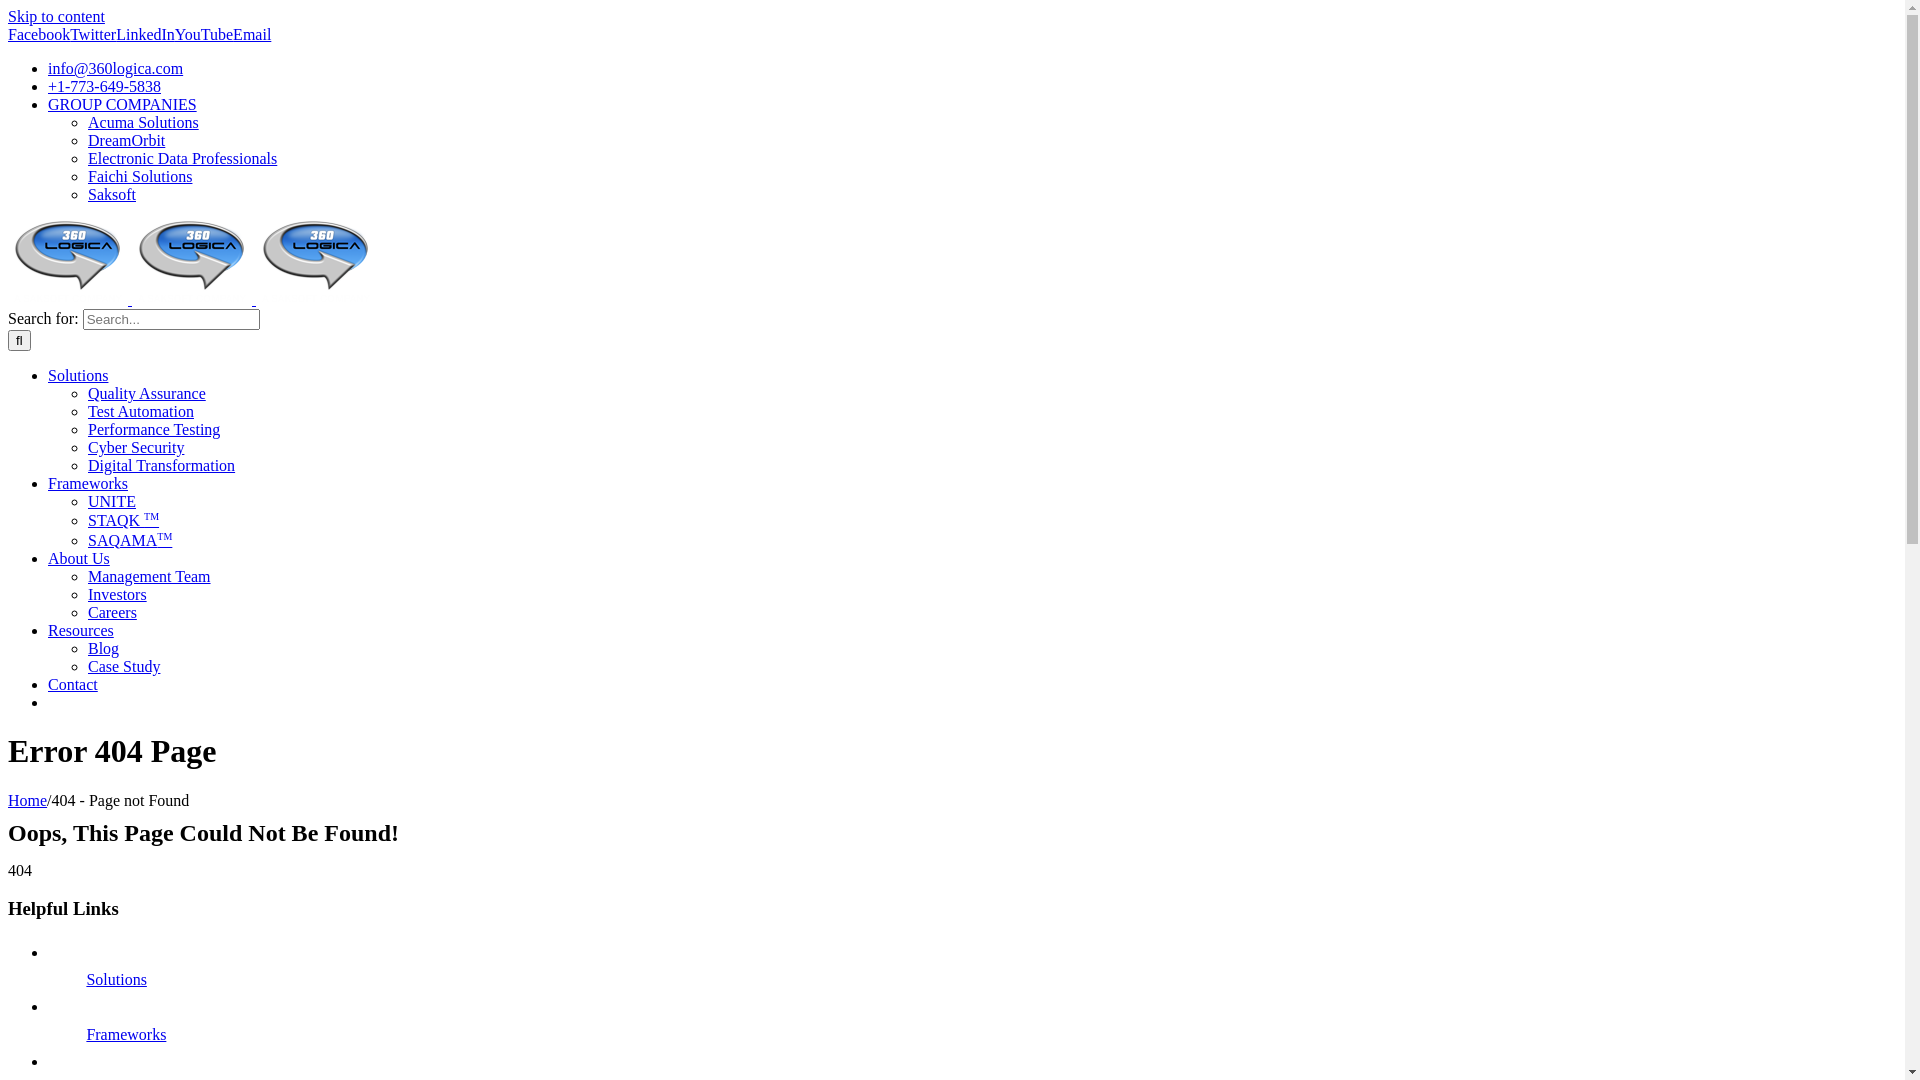  Describe the element at coordinates (85, 1034) in the screenshot. I see `'Frameworks'` at that location.